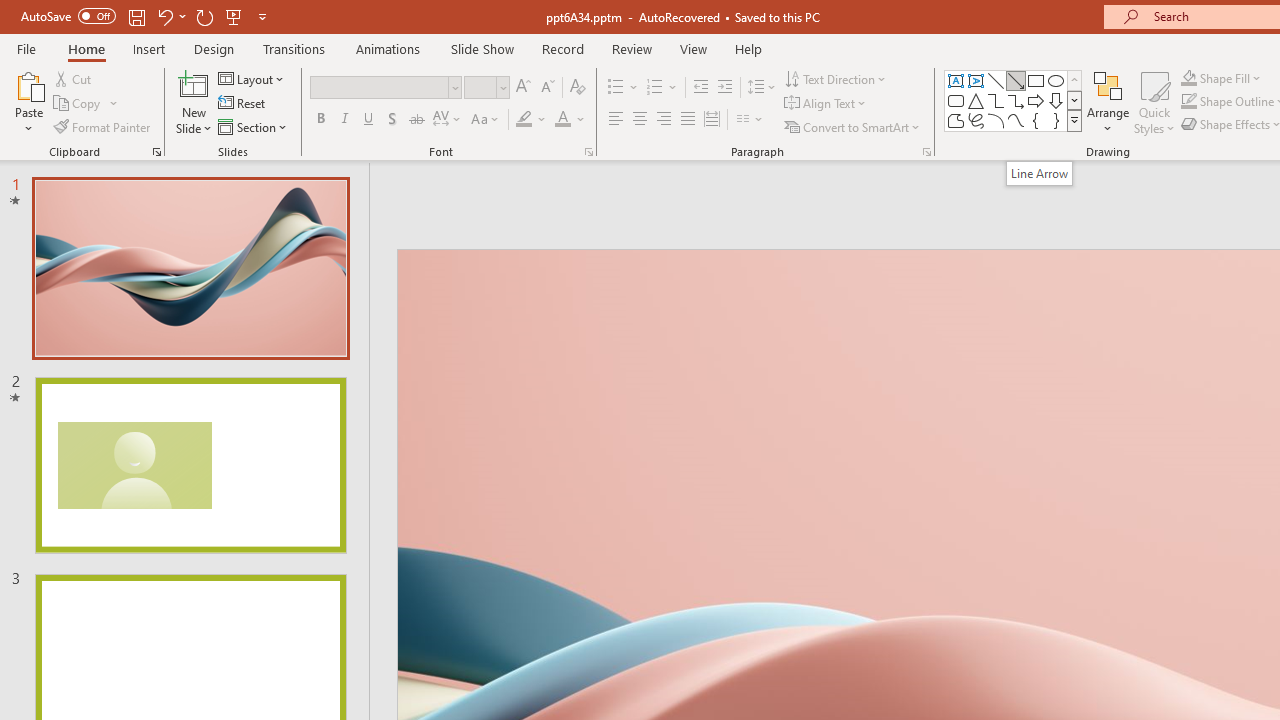 This screenshot has width=1280, height=720. What do you see at coordinates (976, 120) in the screenshot?
I see `'Freeform: Scribble'` at bounding box center [976, 120].